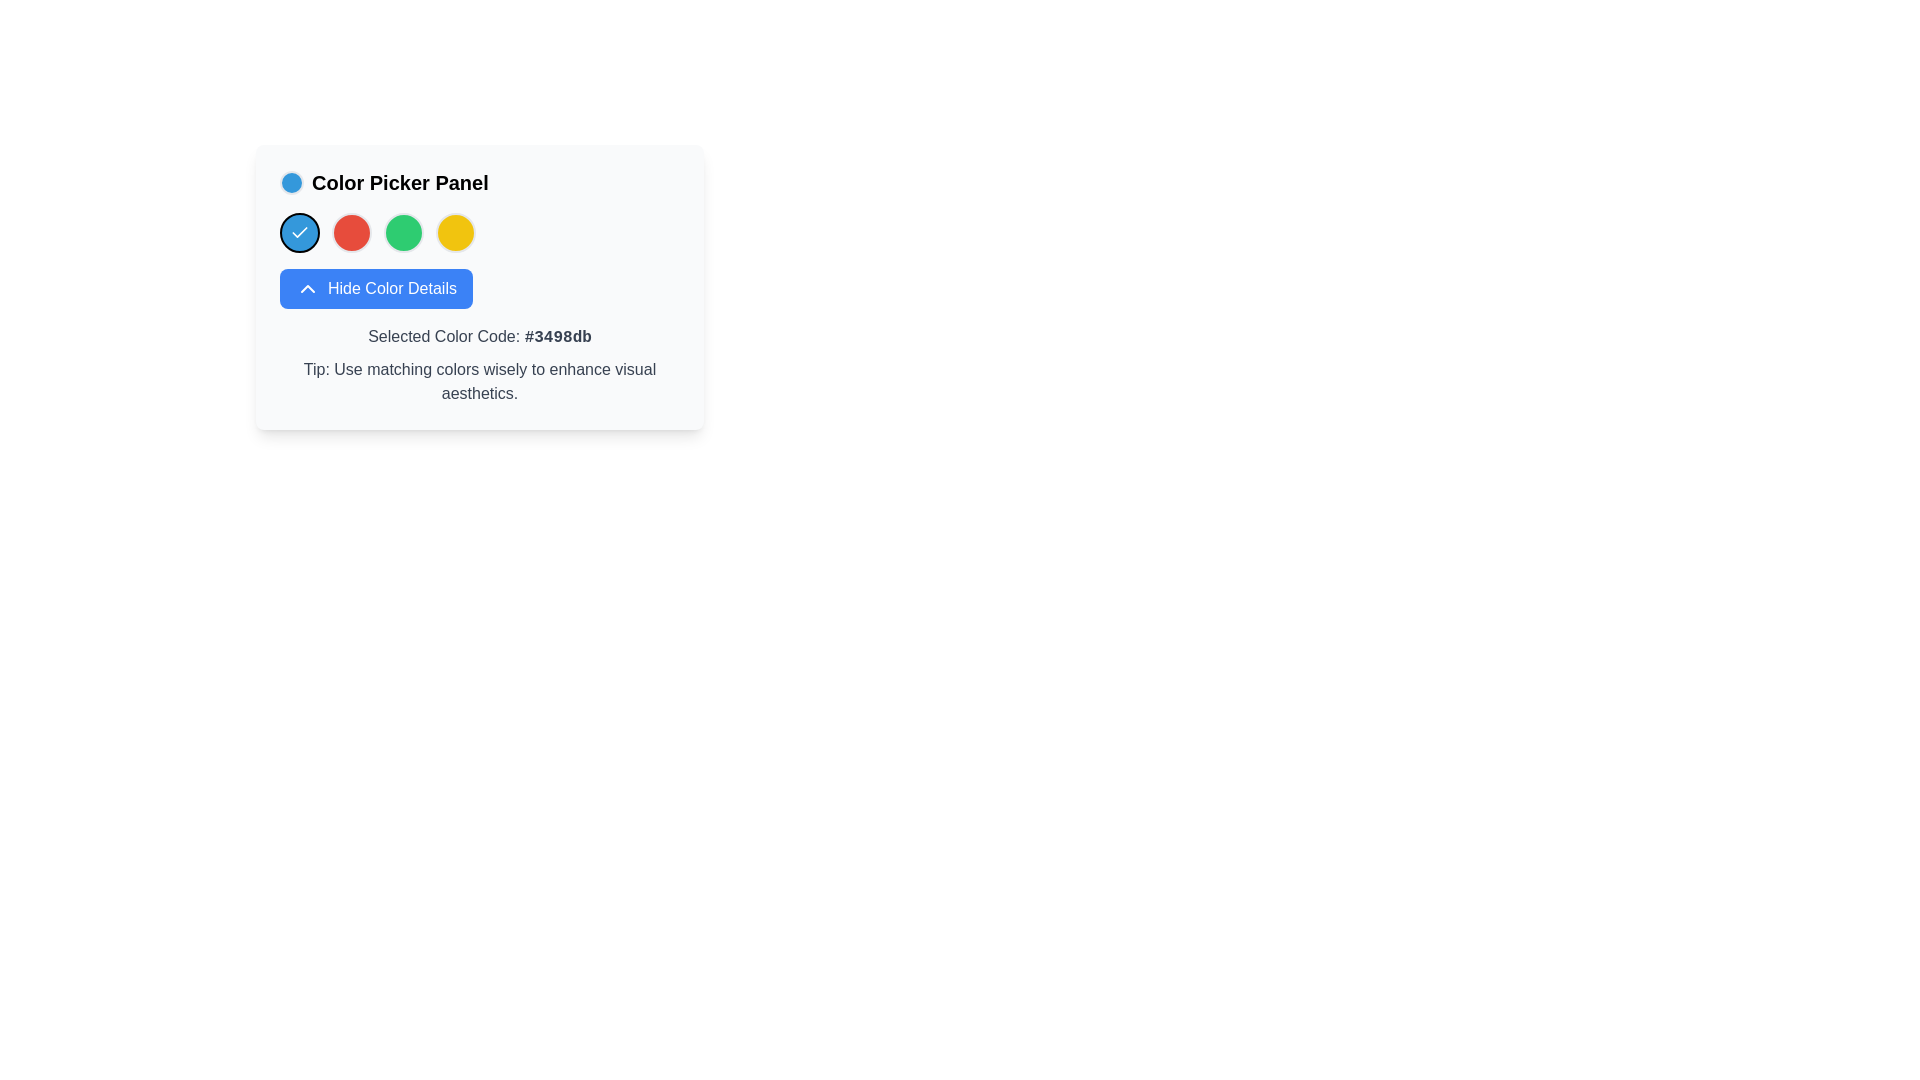  I want to click on the fourth circular color button, which is a rounded green circle, so click(402, 231).